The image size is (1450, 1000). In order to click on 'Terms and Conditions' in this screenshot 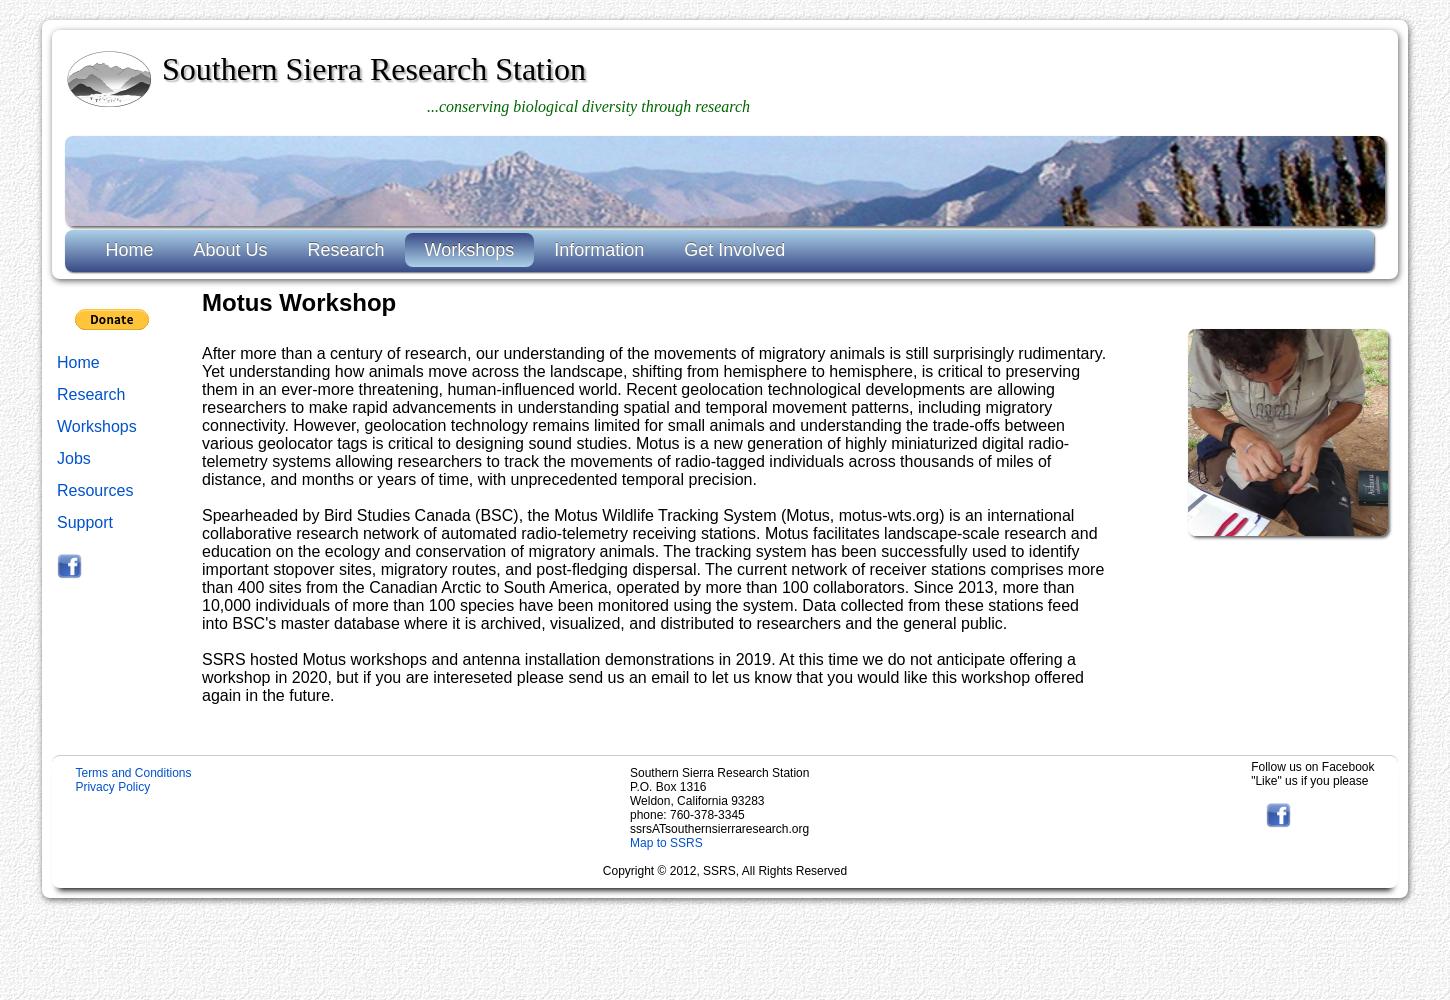, I will do `click(131, 772)`.